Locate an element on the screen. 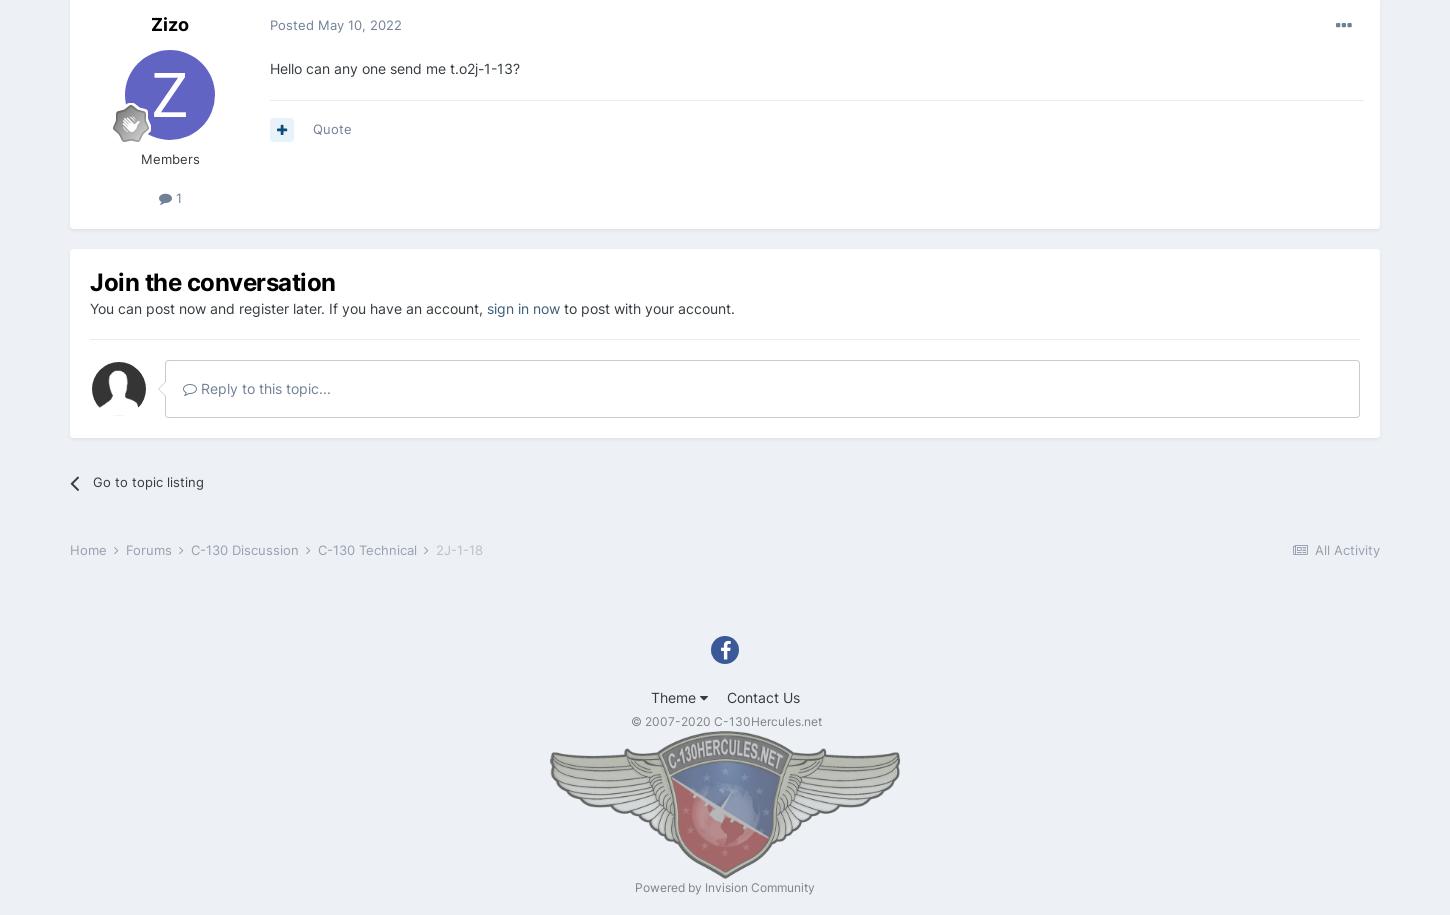 Image resolution: width=1450 pixels, height=915 pixels. '1' is located at coordinates (175, 197).